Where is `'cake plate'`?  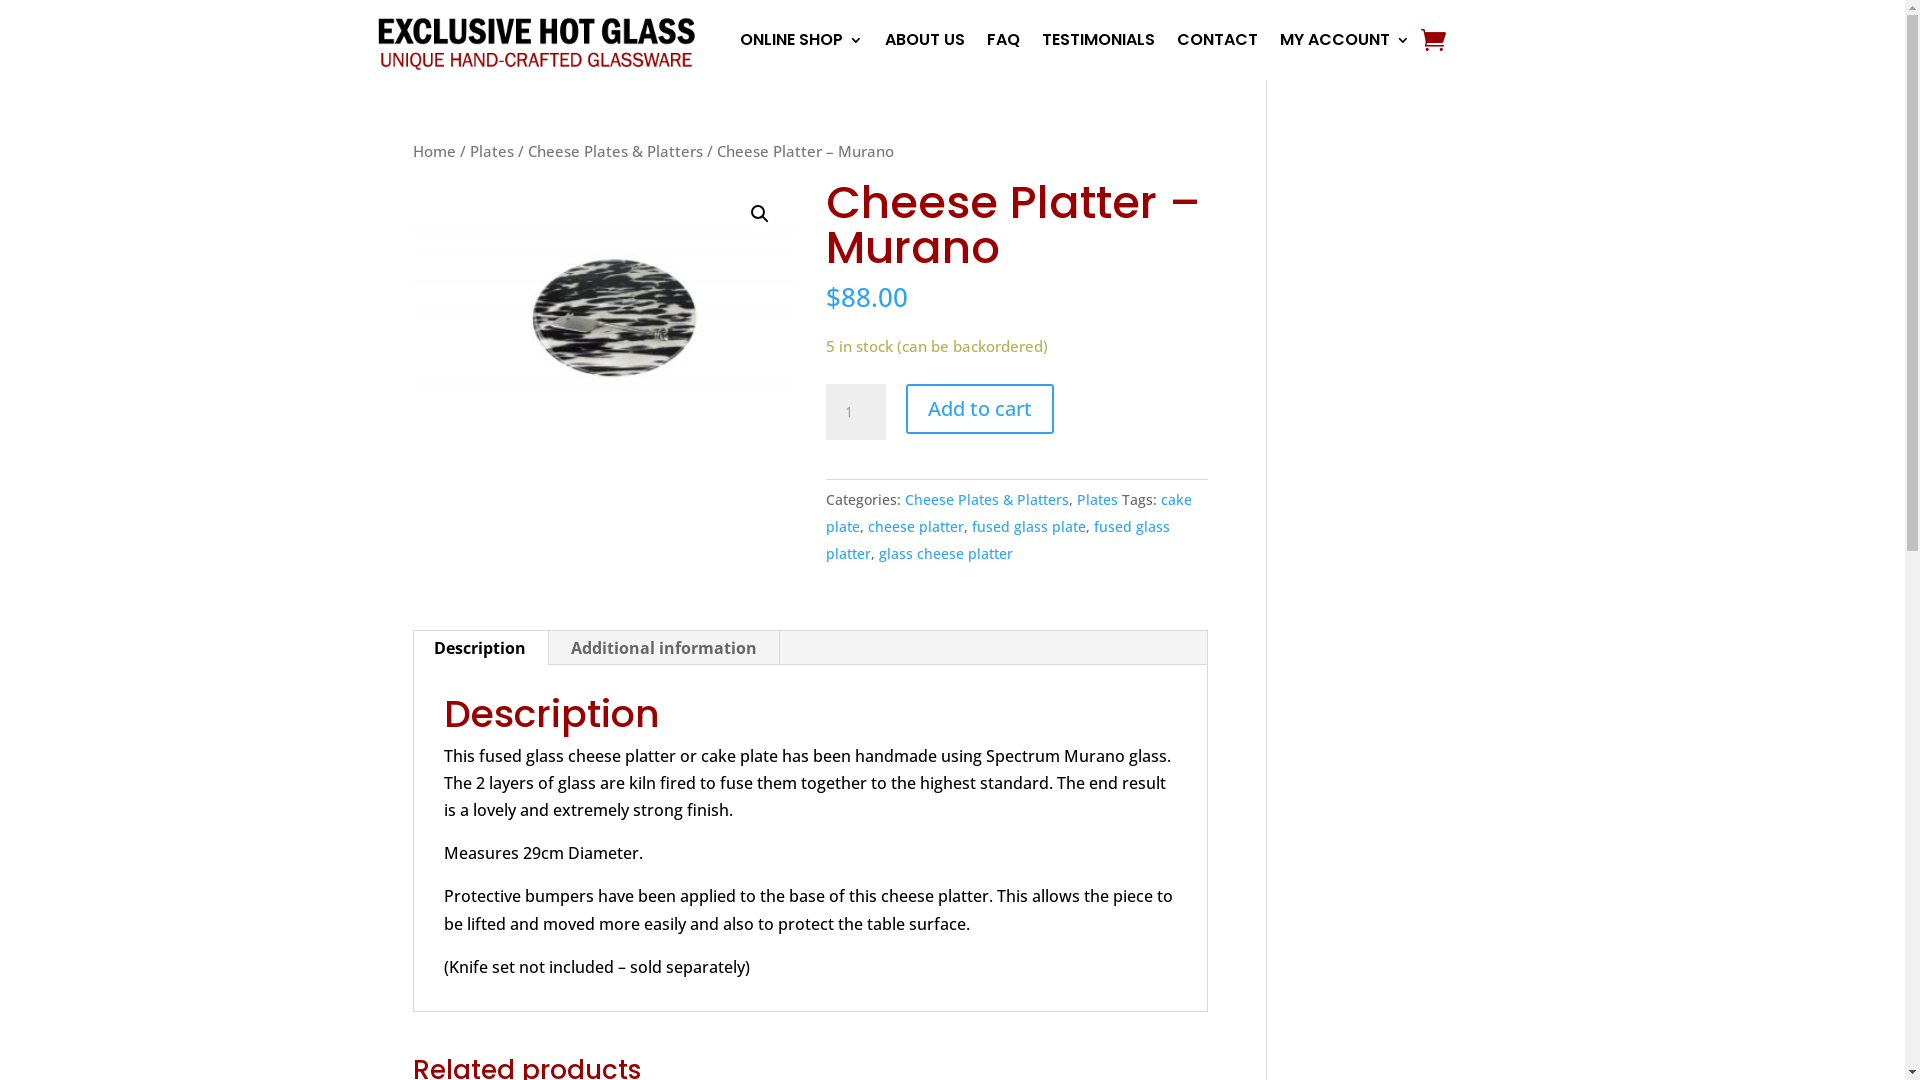 'cake plate' is located at coordinates (1008, 512).